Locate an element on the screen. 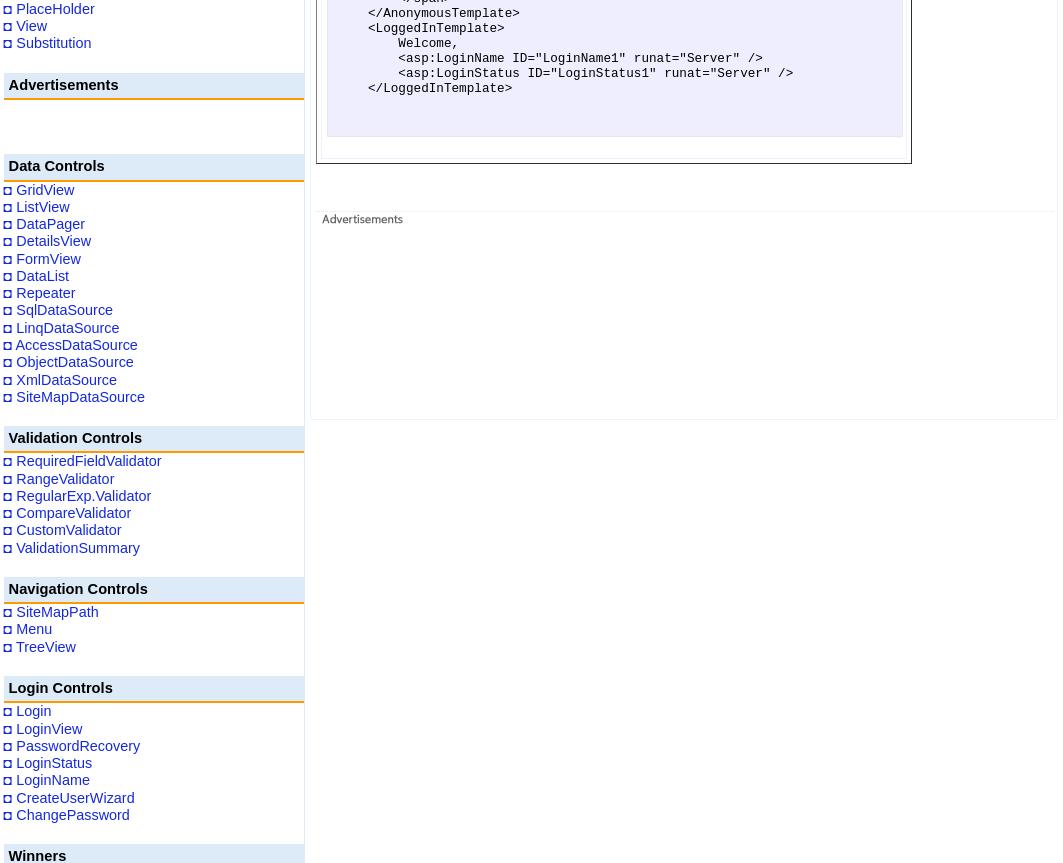 The image size is (1063, 863). '◘ LoginStatus' is located at coordinates (47, 762).